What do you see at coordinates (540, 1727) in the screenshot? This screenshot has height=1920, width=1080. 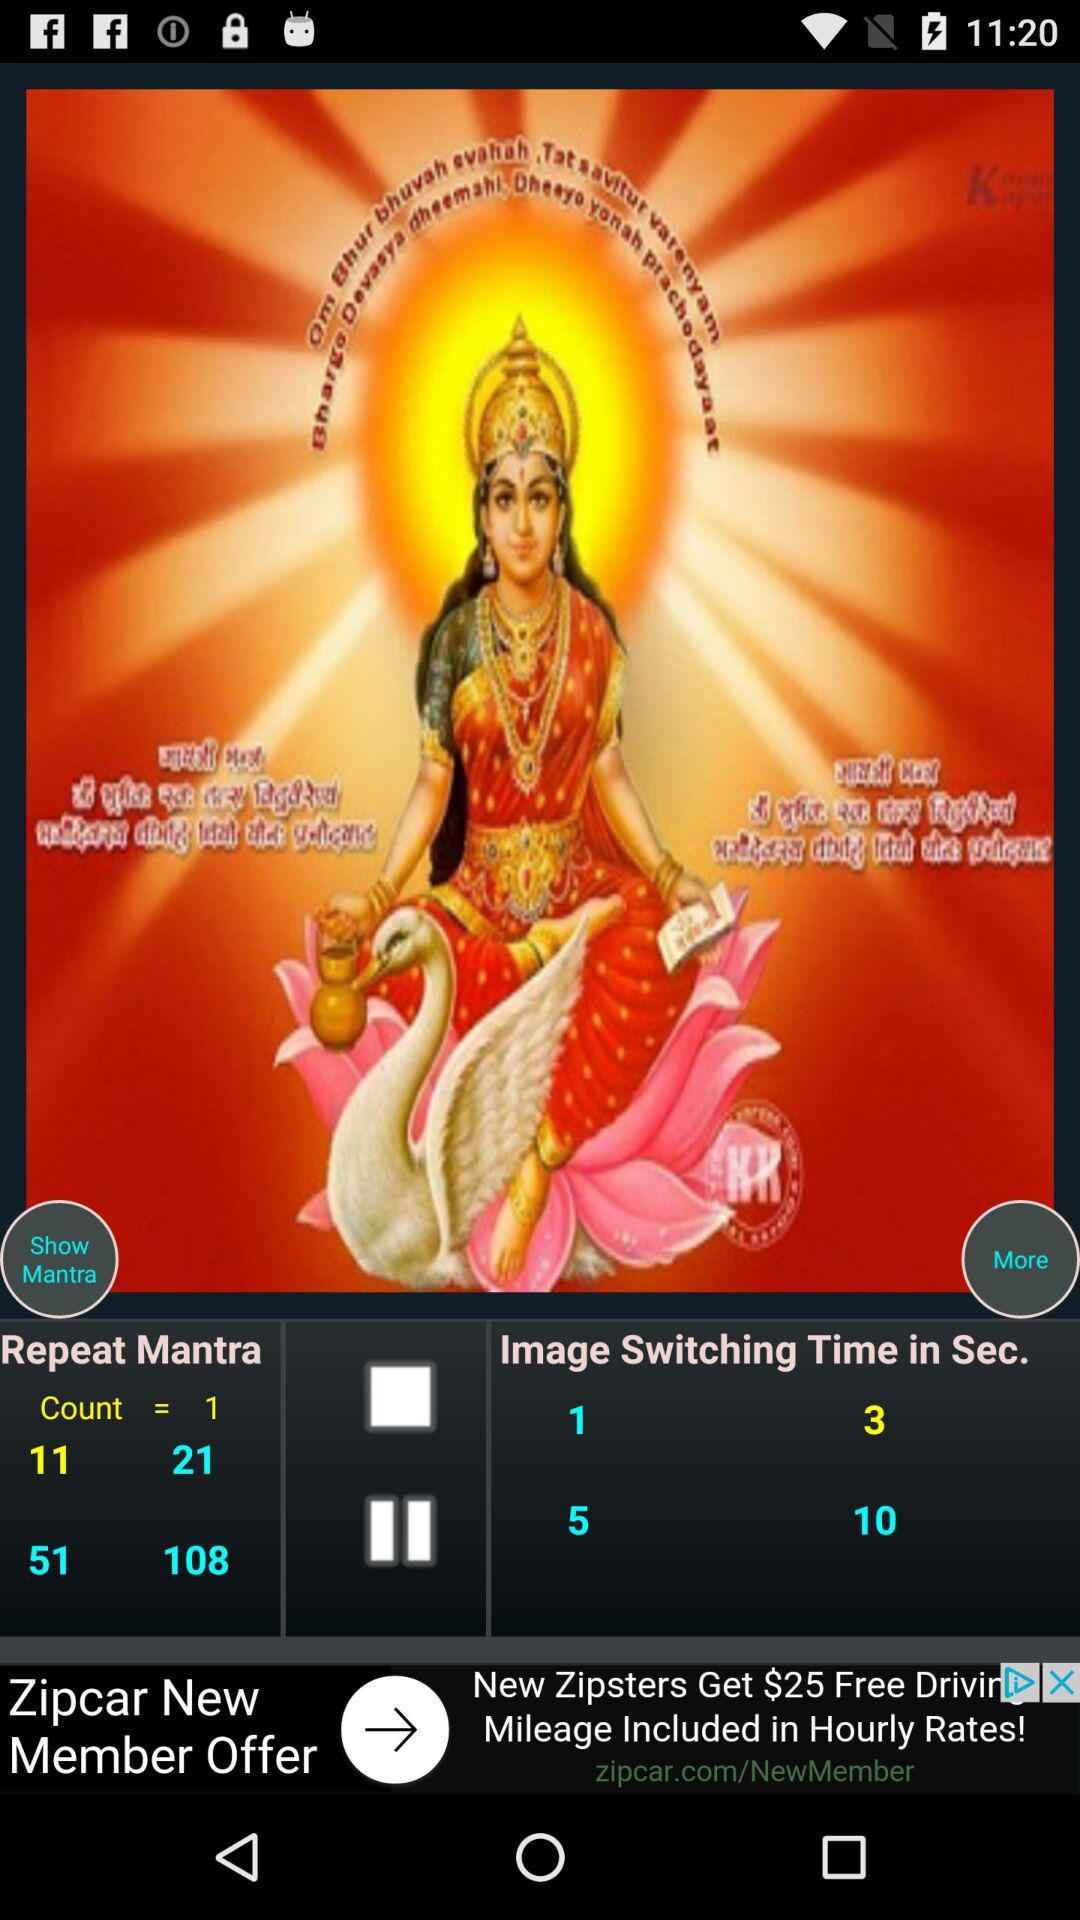 I see `advertisement banner` at bounding box center [540, 1727].